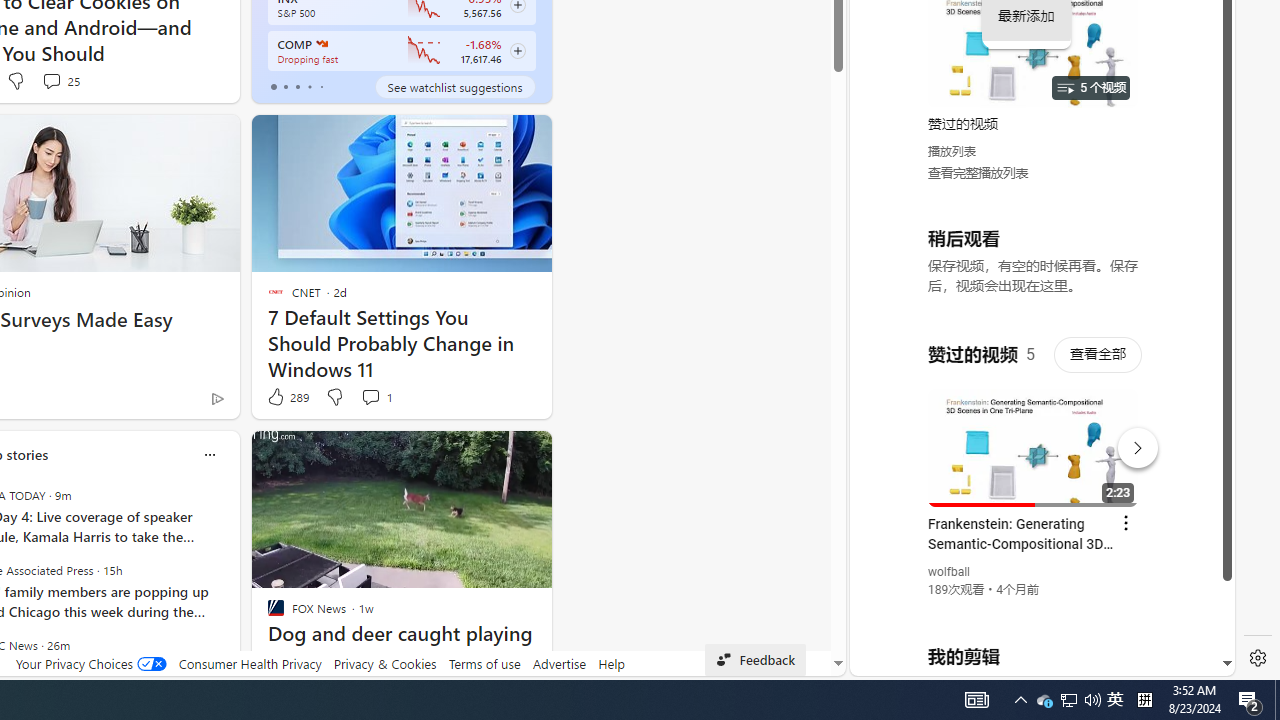 The height and width of the screenshot is (720, 1280). Describe the element at coordinates (517, 50) in the screenshot. I see `'Class: follow-button  m'` at that location.